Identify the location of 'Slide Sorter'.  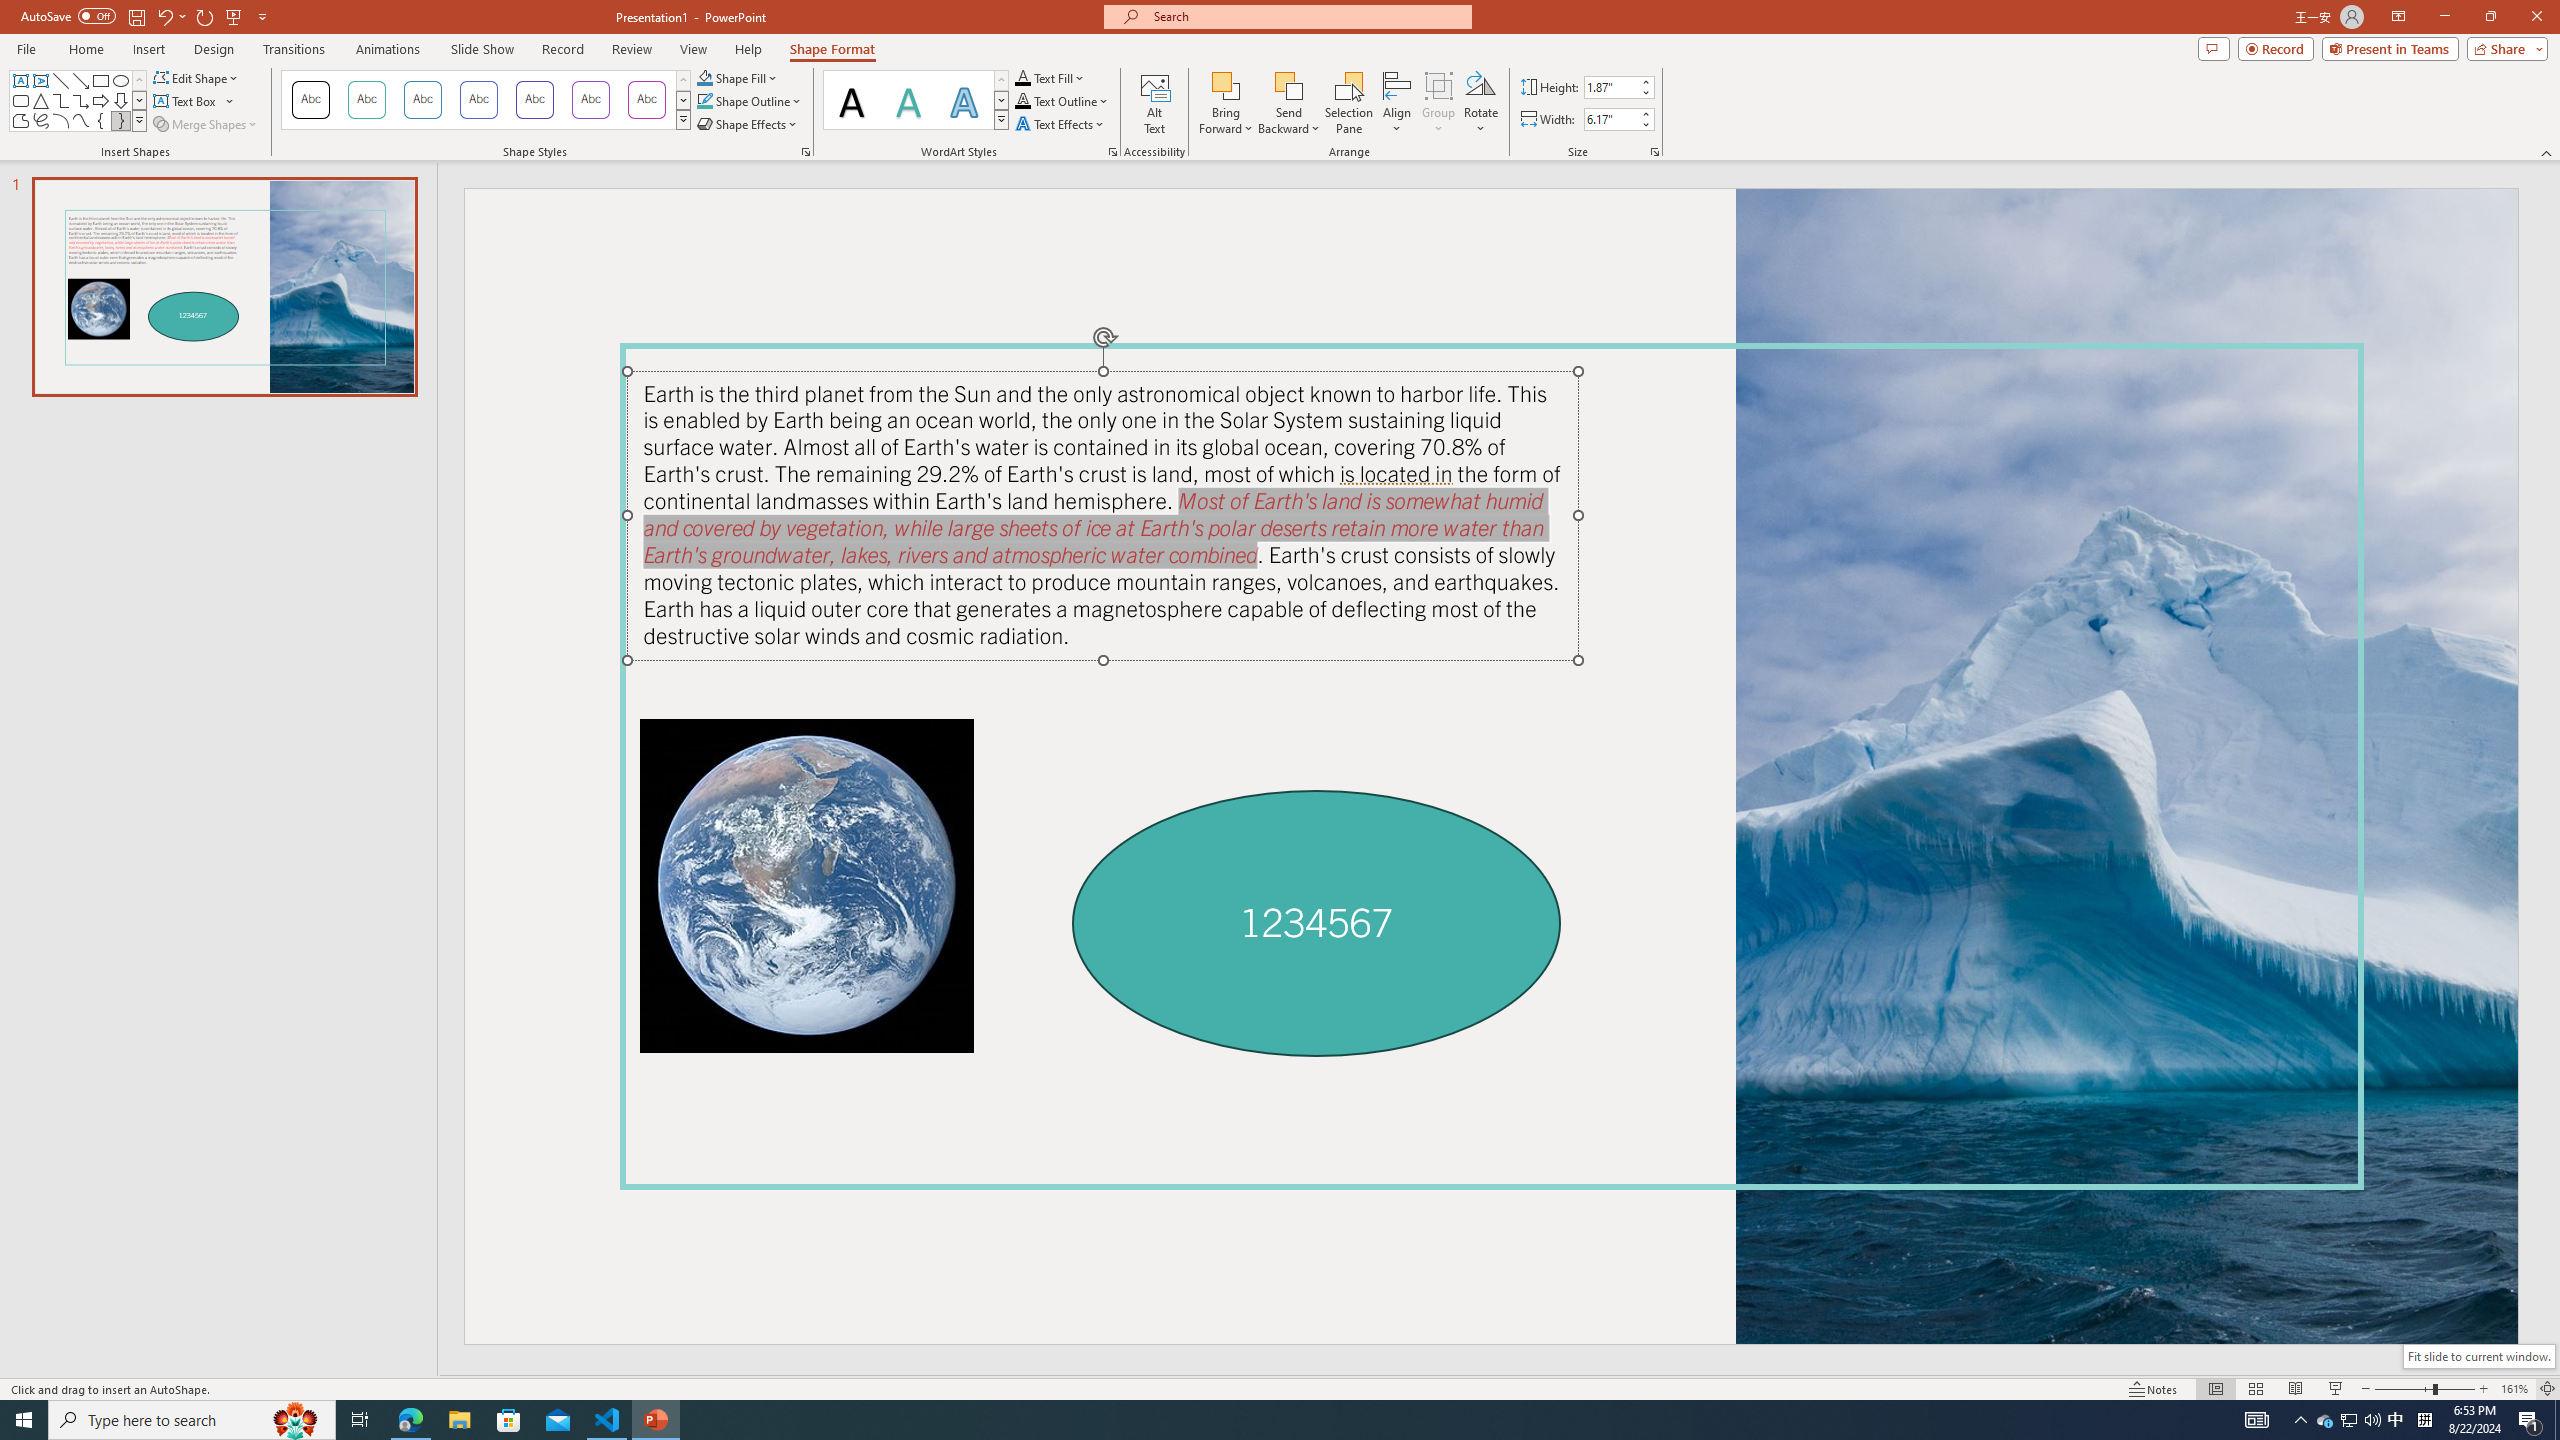
(2254, 1389).